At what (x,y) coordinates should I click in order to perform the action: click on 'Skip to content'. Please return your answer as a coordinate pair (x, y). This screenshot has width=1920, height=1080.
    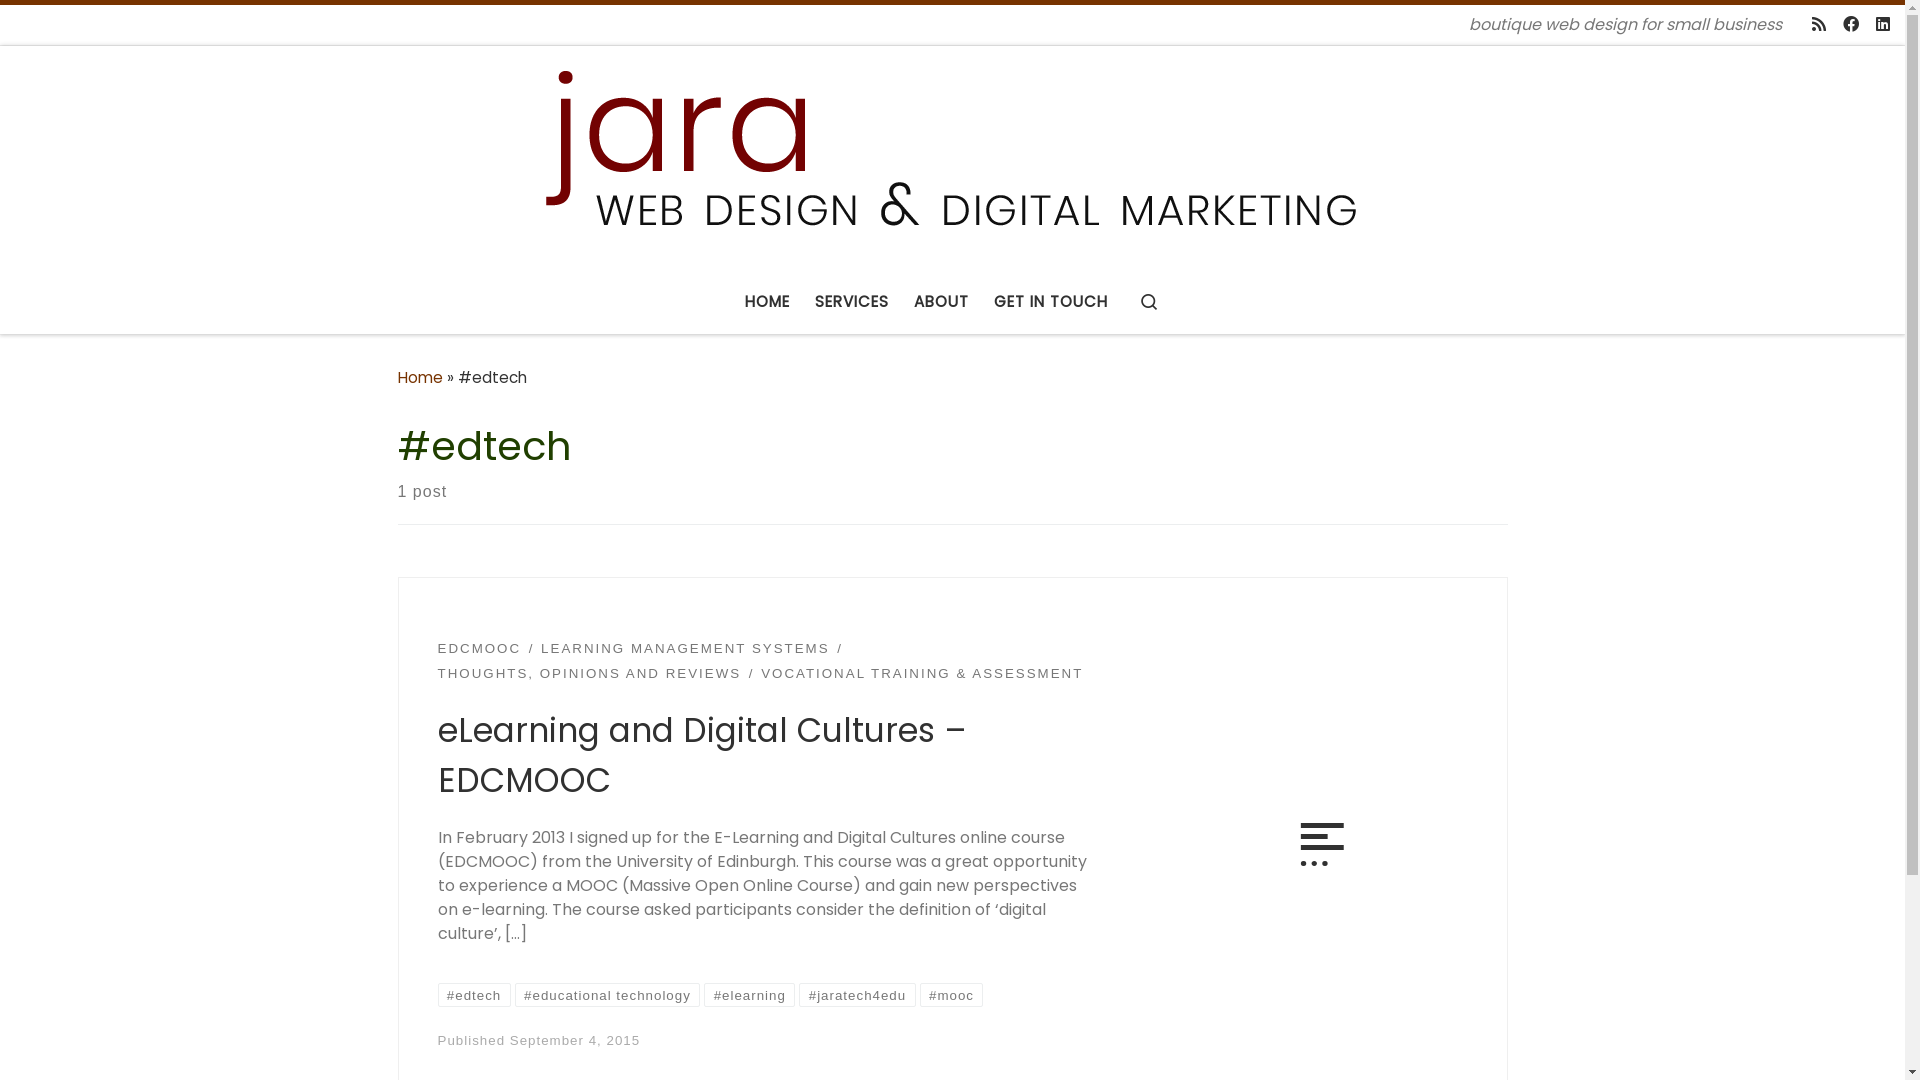
    Looking at the image, I should click on (86, 30).